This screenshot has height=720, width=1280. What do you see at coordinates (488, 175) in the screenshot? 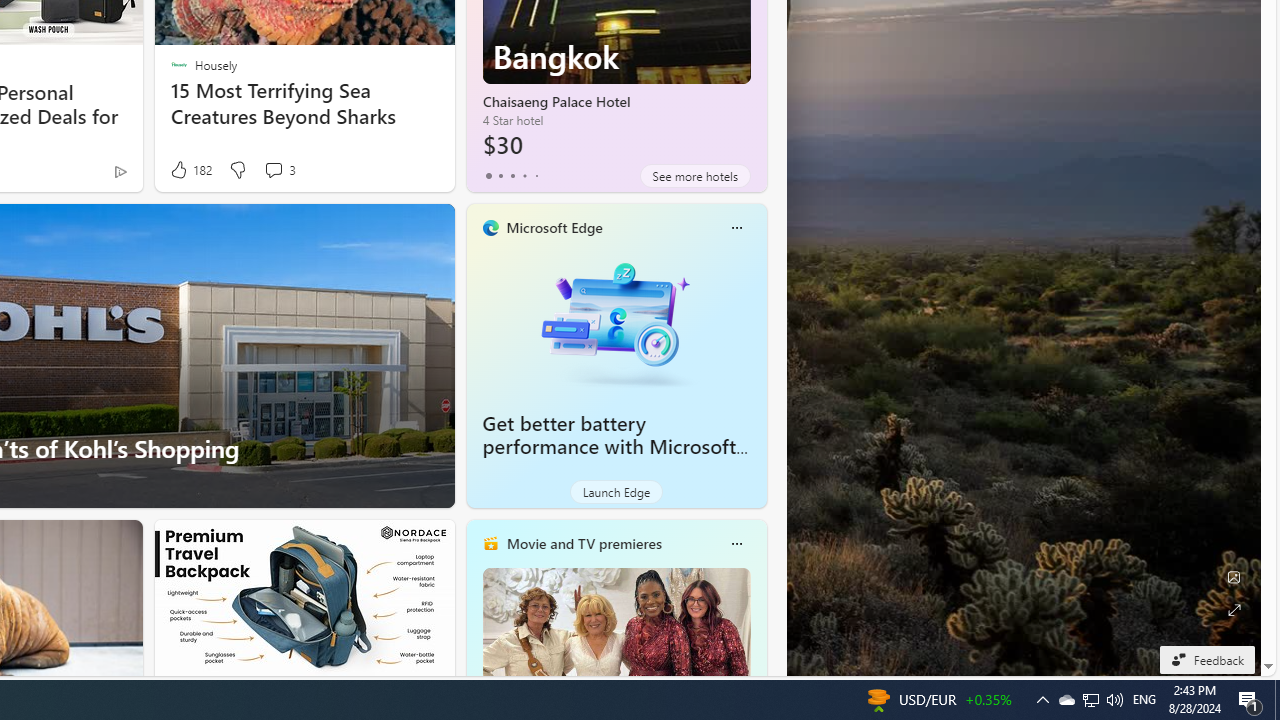
I see `'tab-0'` at bounding box center [488, 175].